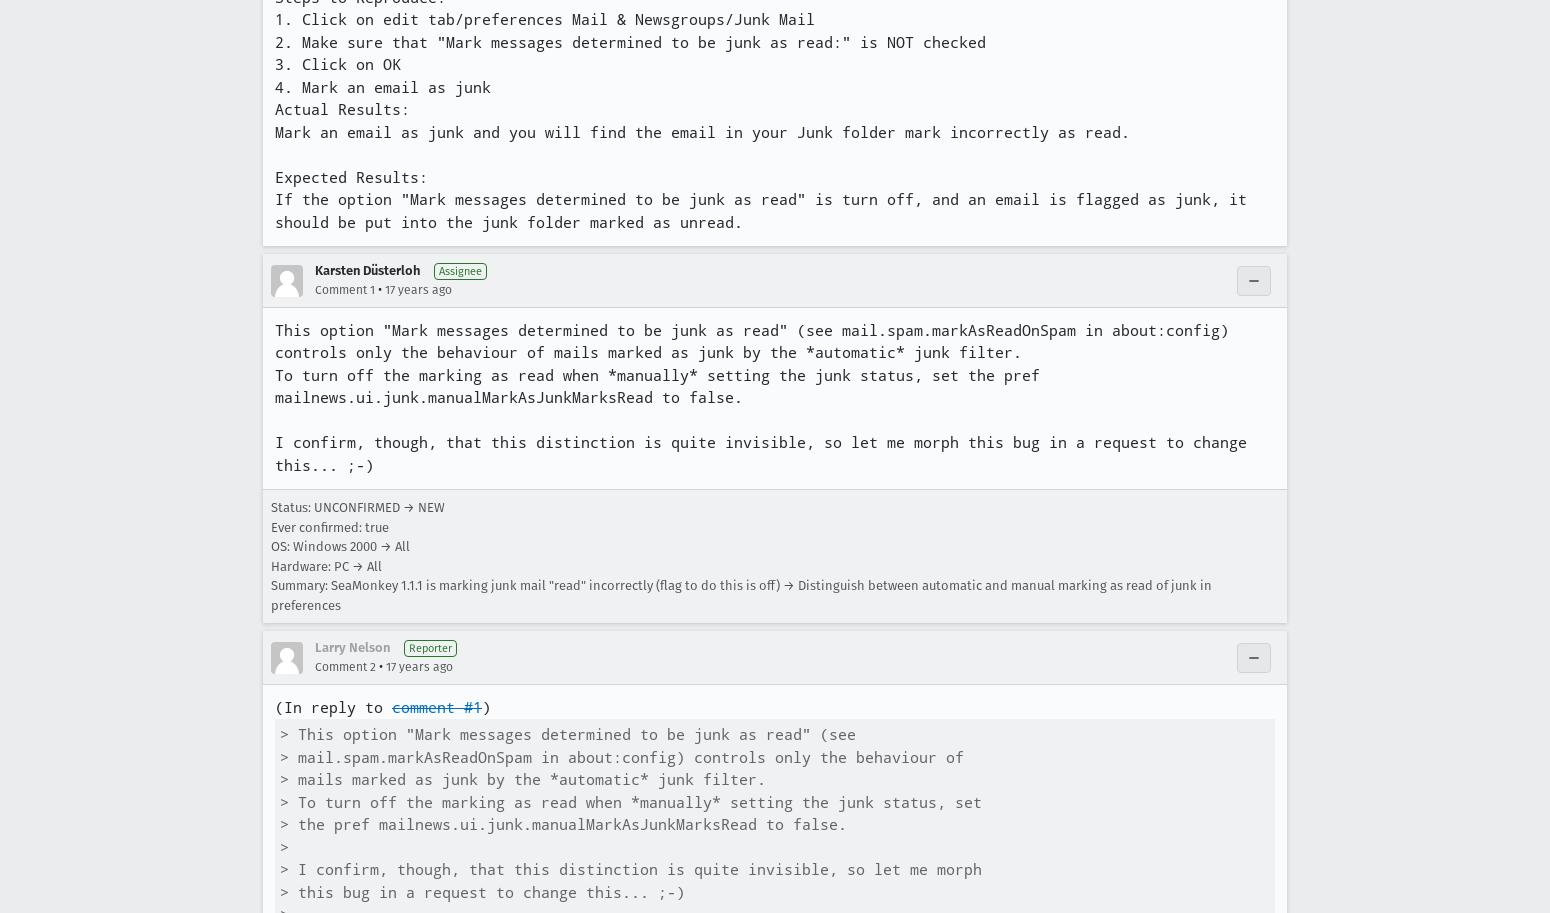 This screenshot has width=1550, height=913. What do you see at coordinates (436, 706) in the screenshot?
I see `'comment #1'` at bounding box center [436, 706].